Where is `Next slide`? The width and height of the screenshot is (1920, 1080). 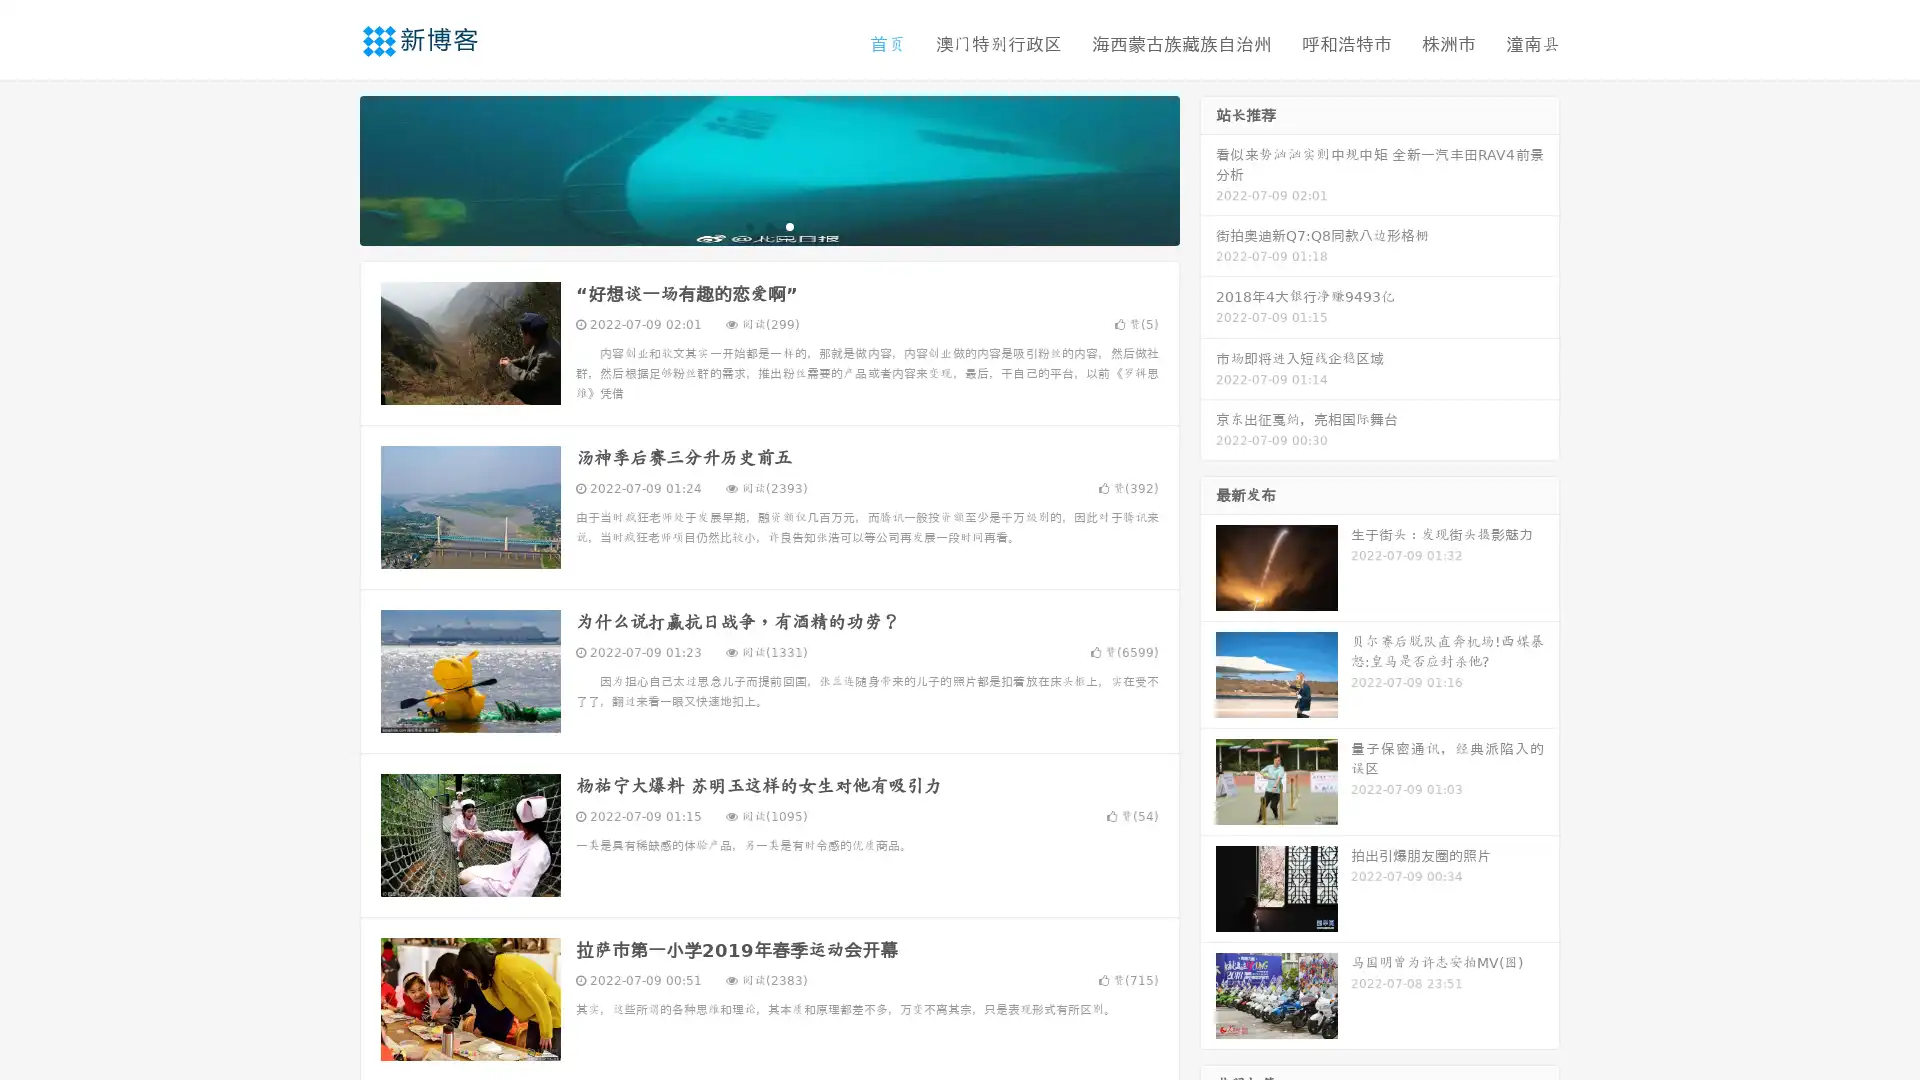
Next slide is located at coordinates (1208, 168).